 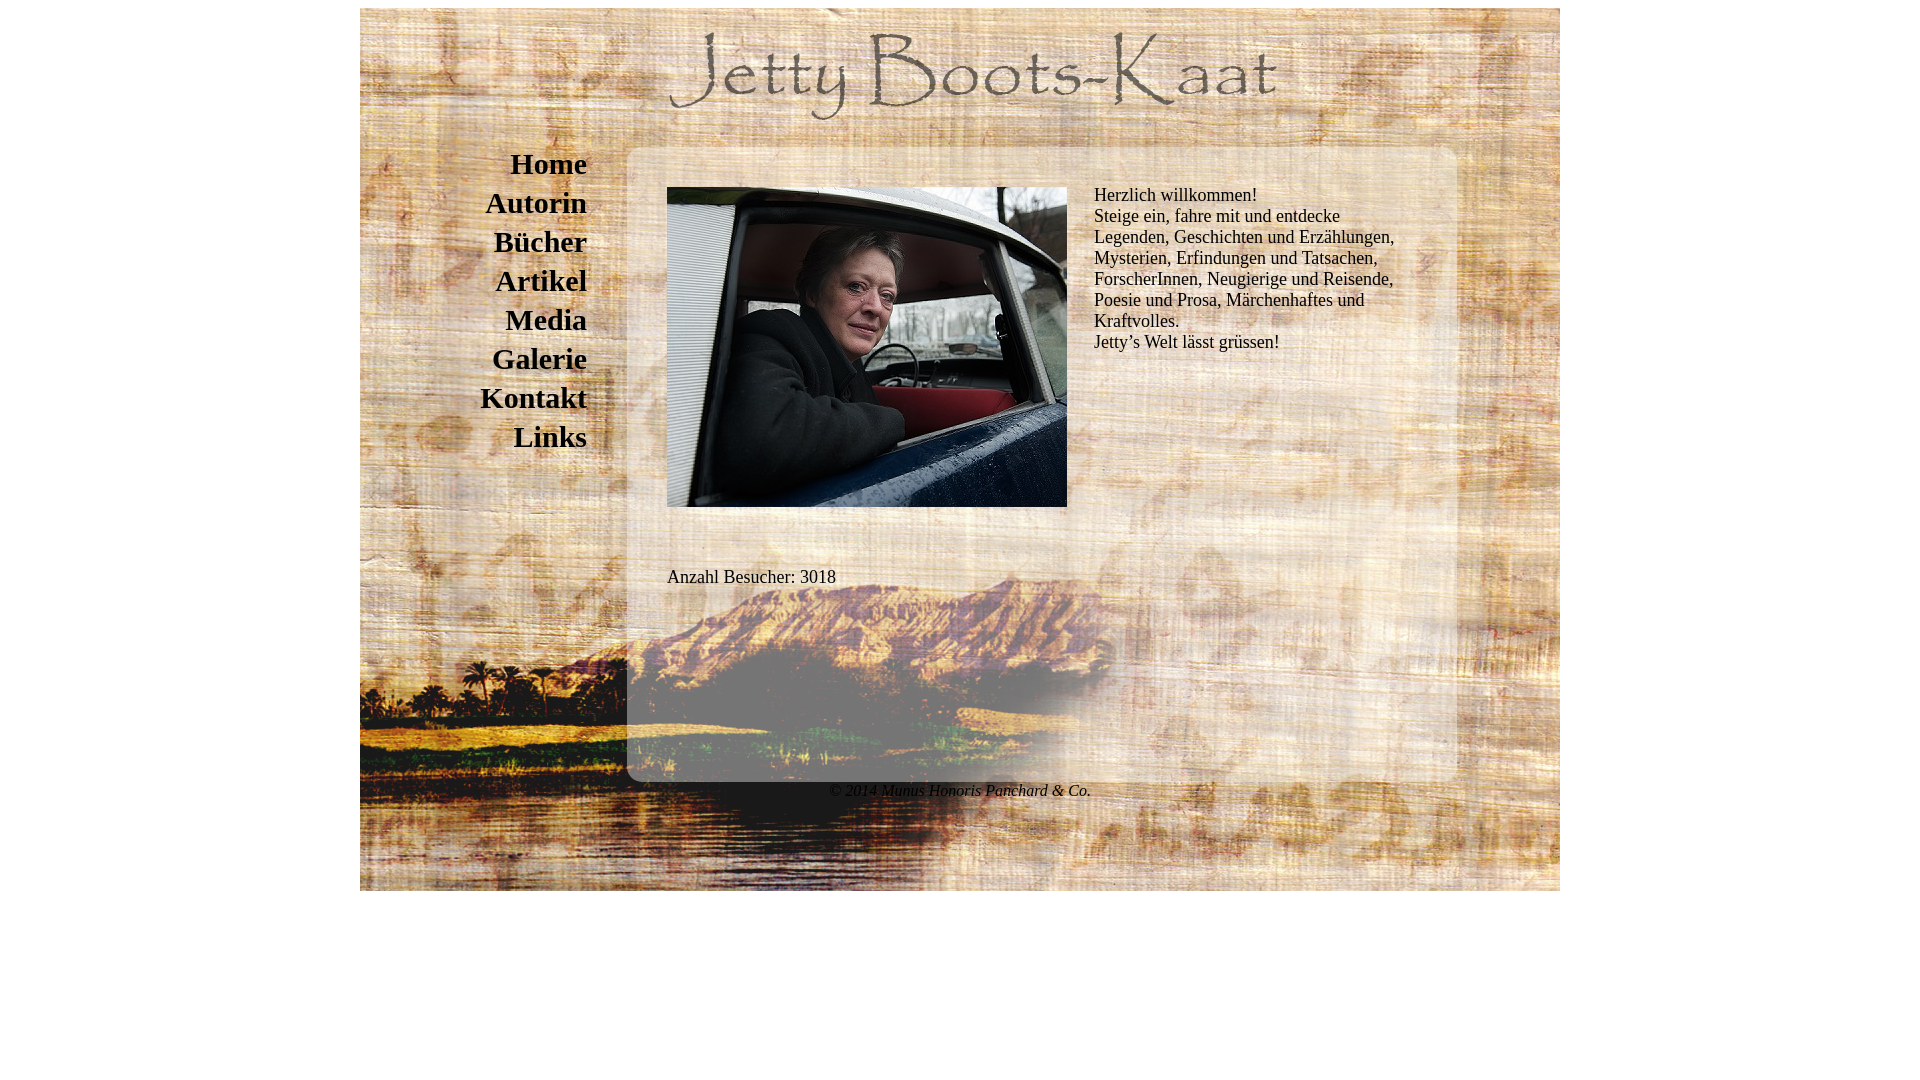 I want to click on 'Autorin', so click(x=536, y=202).